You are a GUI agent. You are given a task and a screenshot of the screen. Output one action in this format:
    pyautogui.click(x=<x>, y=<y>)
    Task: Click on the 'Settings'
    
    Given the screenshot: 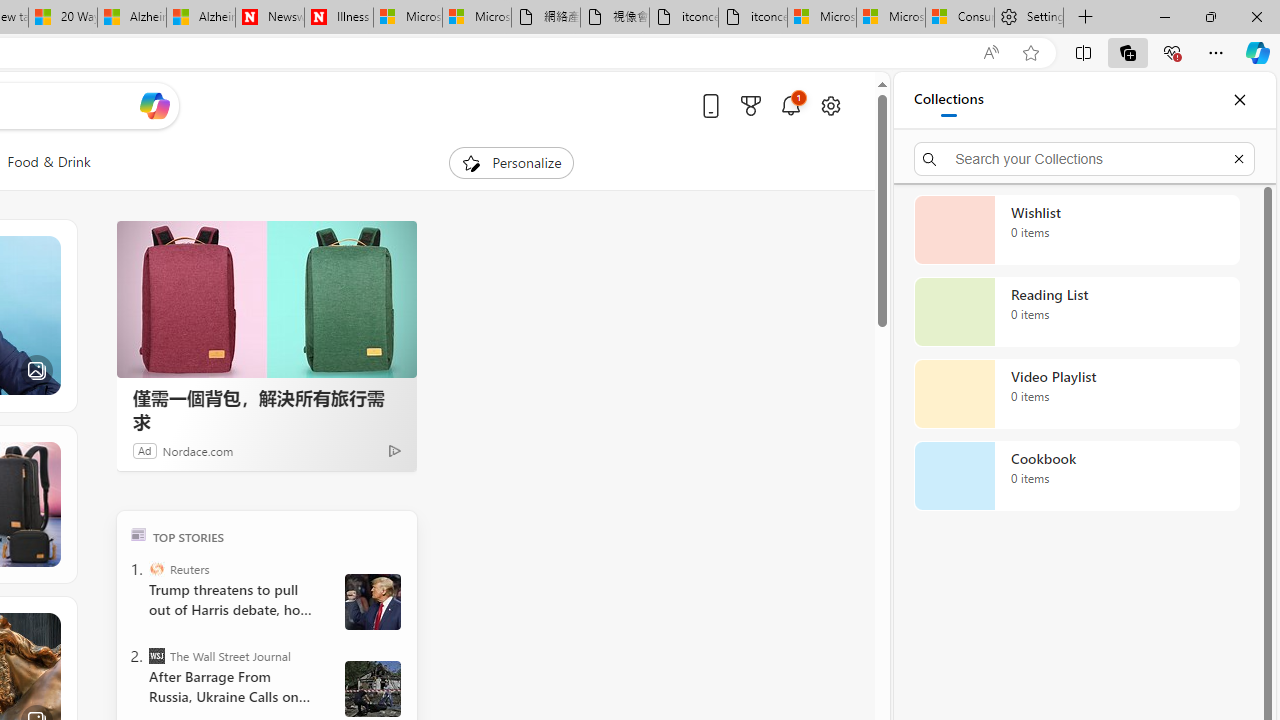 What is the action you would take?
    pyautogui.click(x=1029, y=17)
    